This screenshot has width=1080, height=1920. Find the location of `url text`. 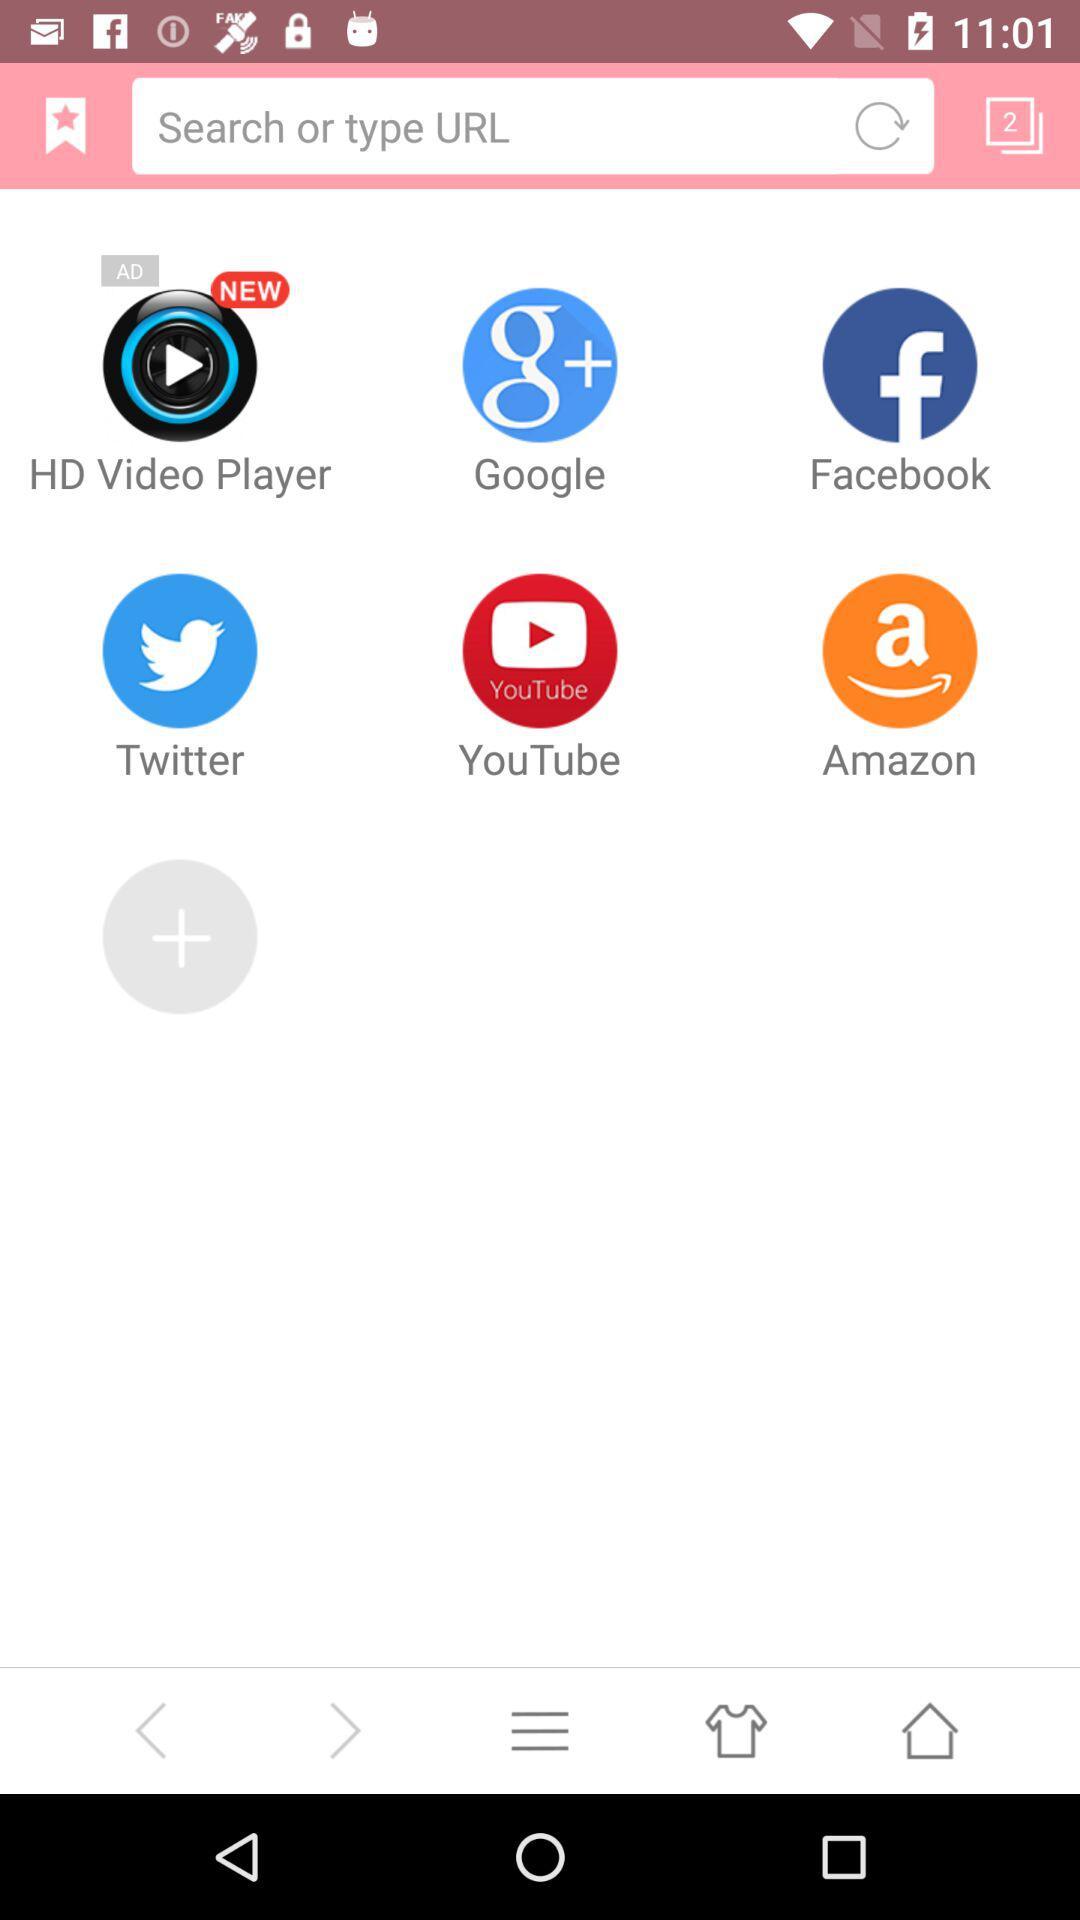

url text is located at coordinates (487, 124).